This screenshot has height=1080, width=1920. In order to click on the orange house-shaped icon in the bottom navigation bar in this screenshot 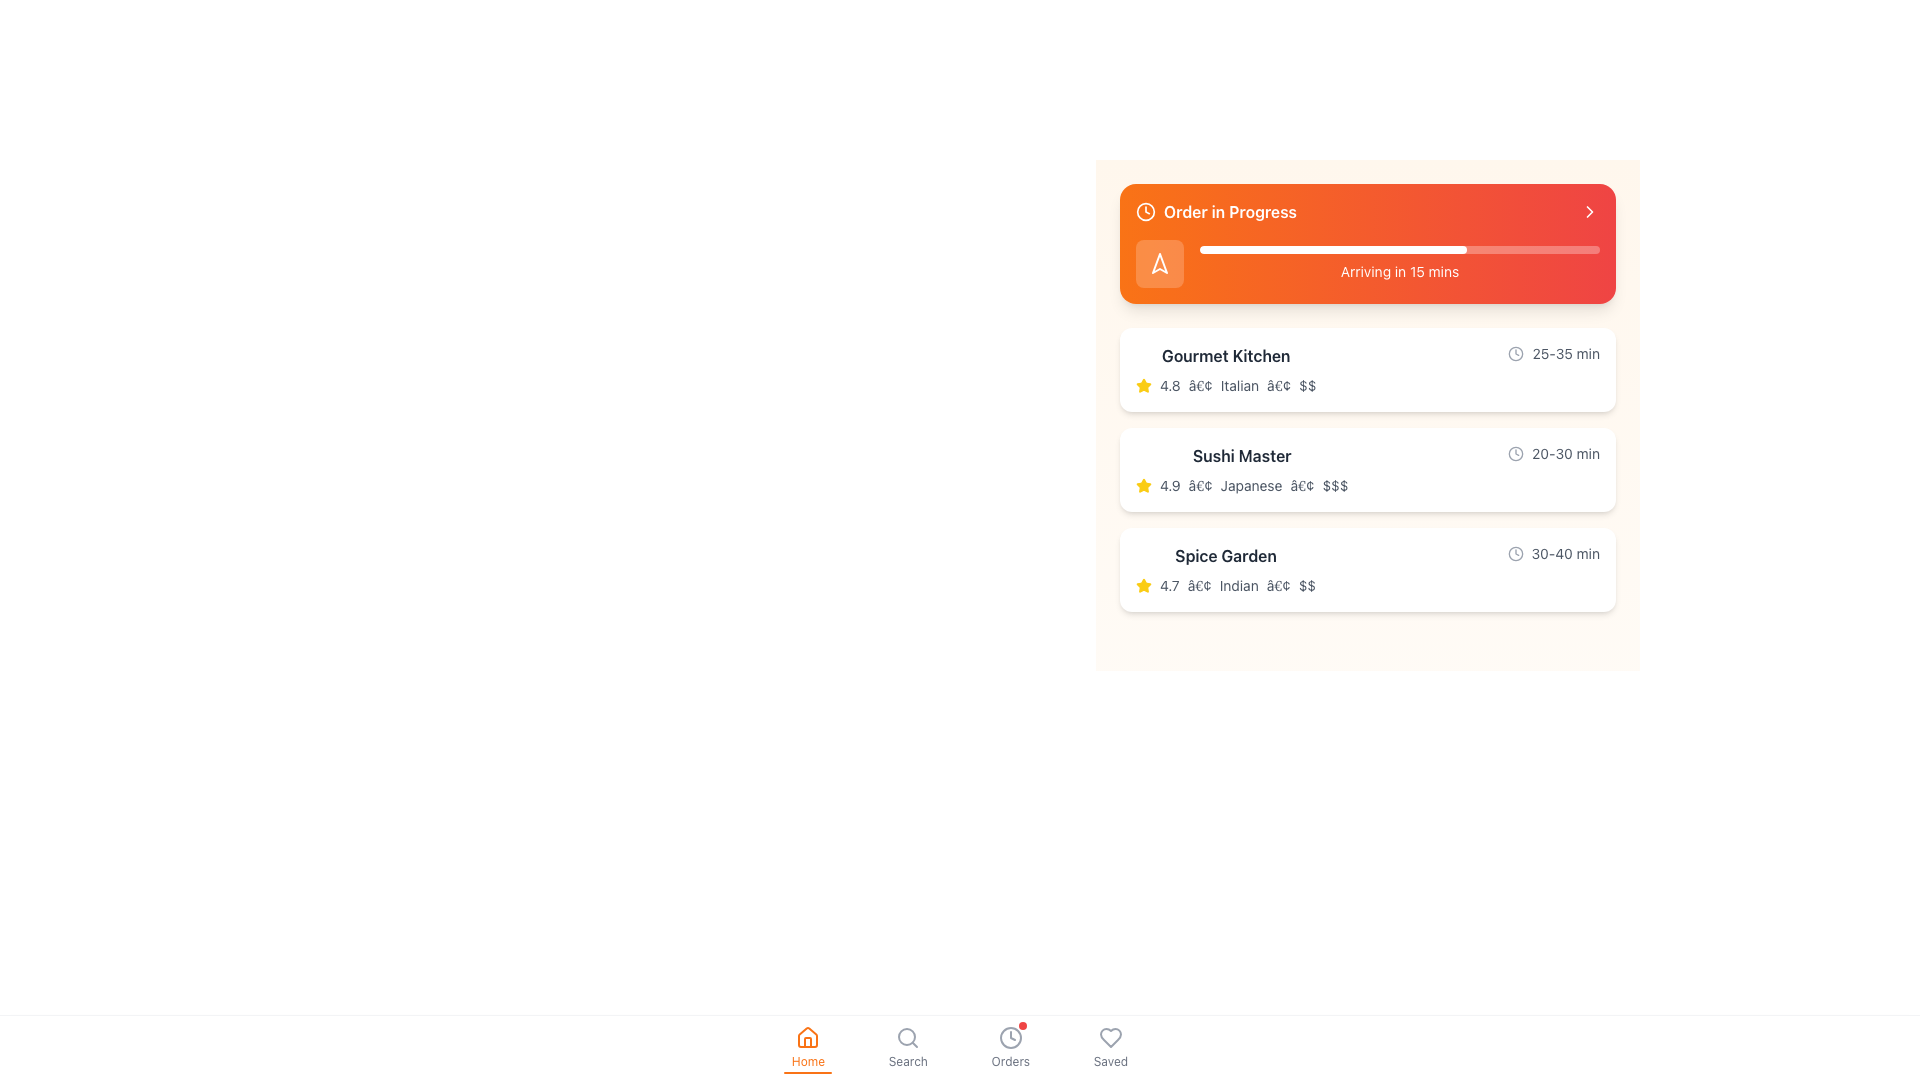, I will do `click(808, 1036)`.